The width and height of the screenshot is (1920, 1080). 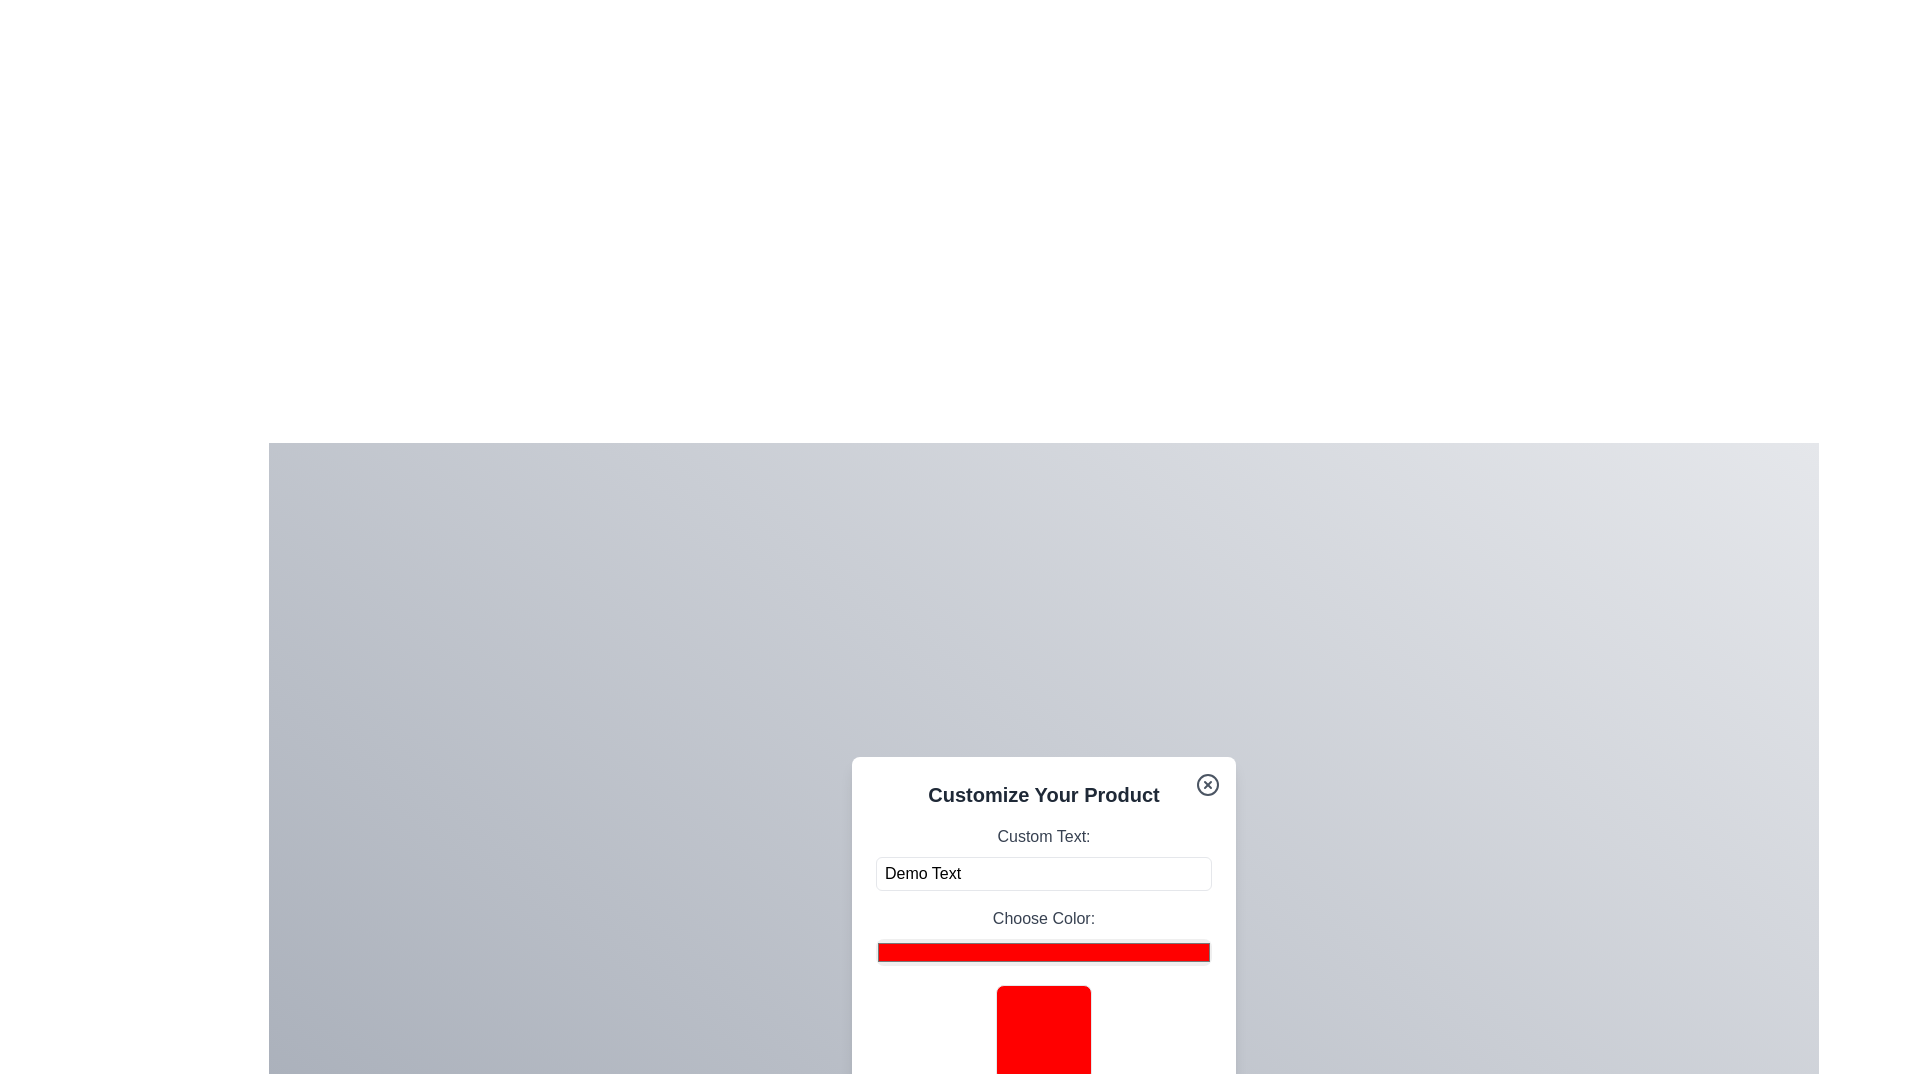 What do you see at coordinates (1042, 951) in the screenshot?
I see `the color picker to a specific color value 3821040` at bounding box center [1042, 951].